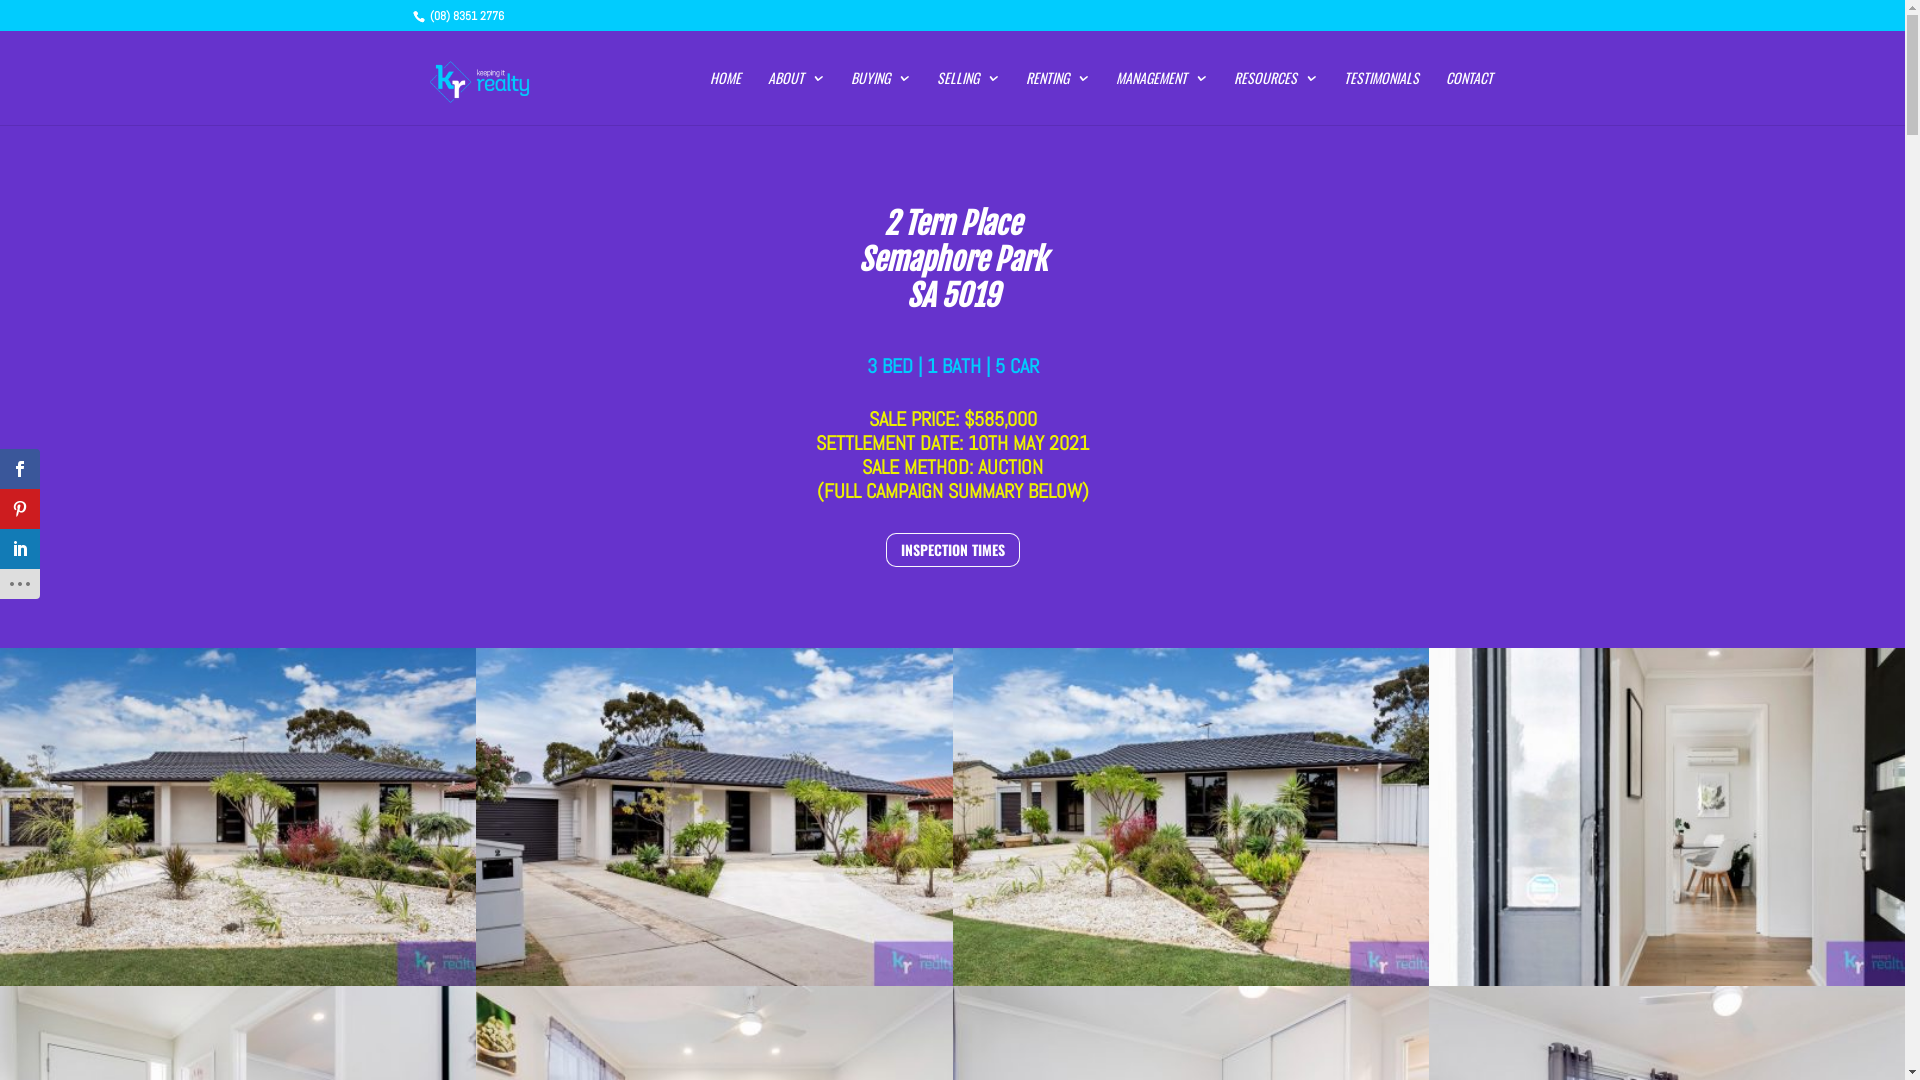 Image resolution: width=1920 pixels, height=1080 pixels. Describe the element at coordinates (952, 550) in the screenshot. I see `'INSPECTION TIMES'` at that location.